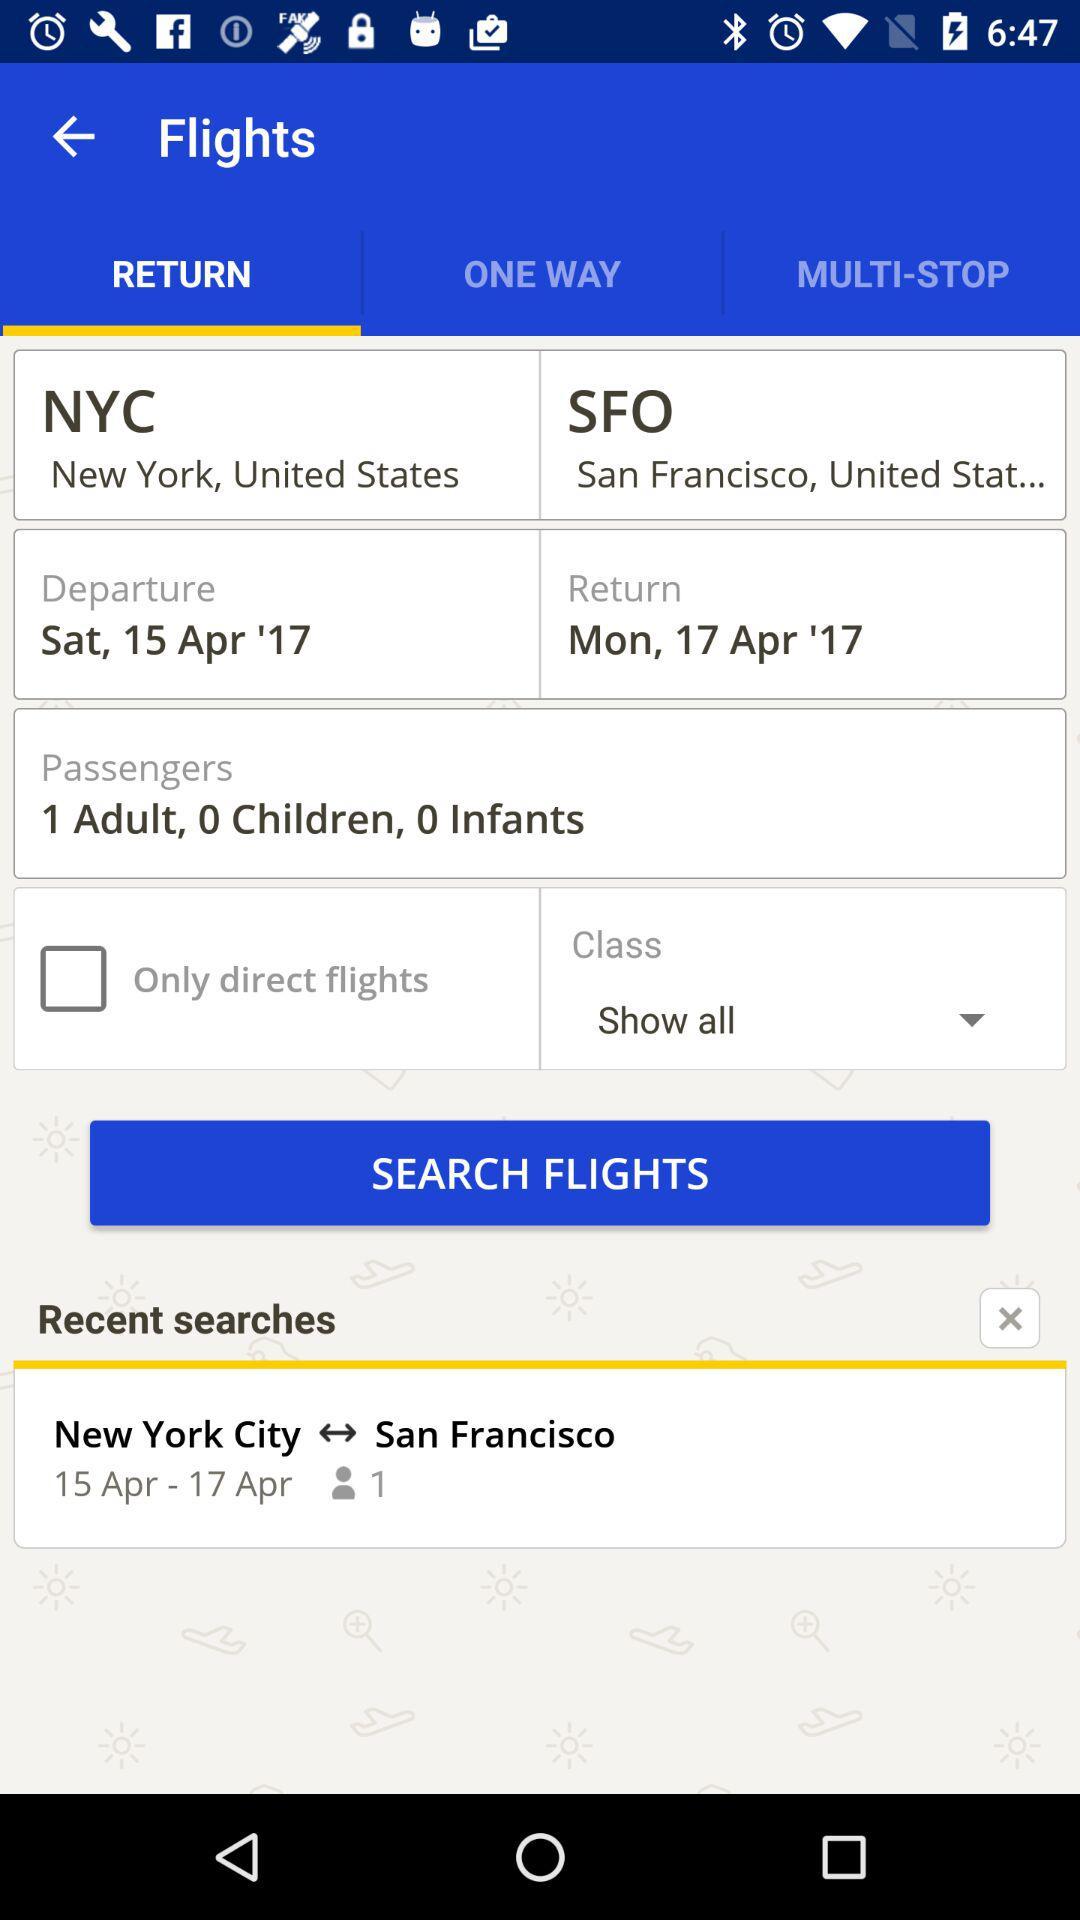  Describe the element at coordinates (1009, 1318) in the screenshot. I see `the close icon` at that location.